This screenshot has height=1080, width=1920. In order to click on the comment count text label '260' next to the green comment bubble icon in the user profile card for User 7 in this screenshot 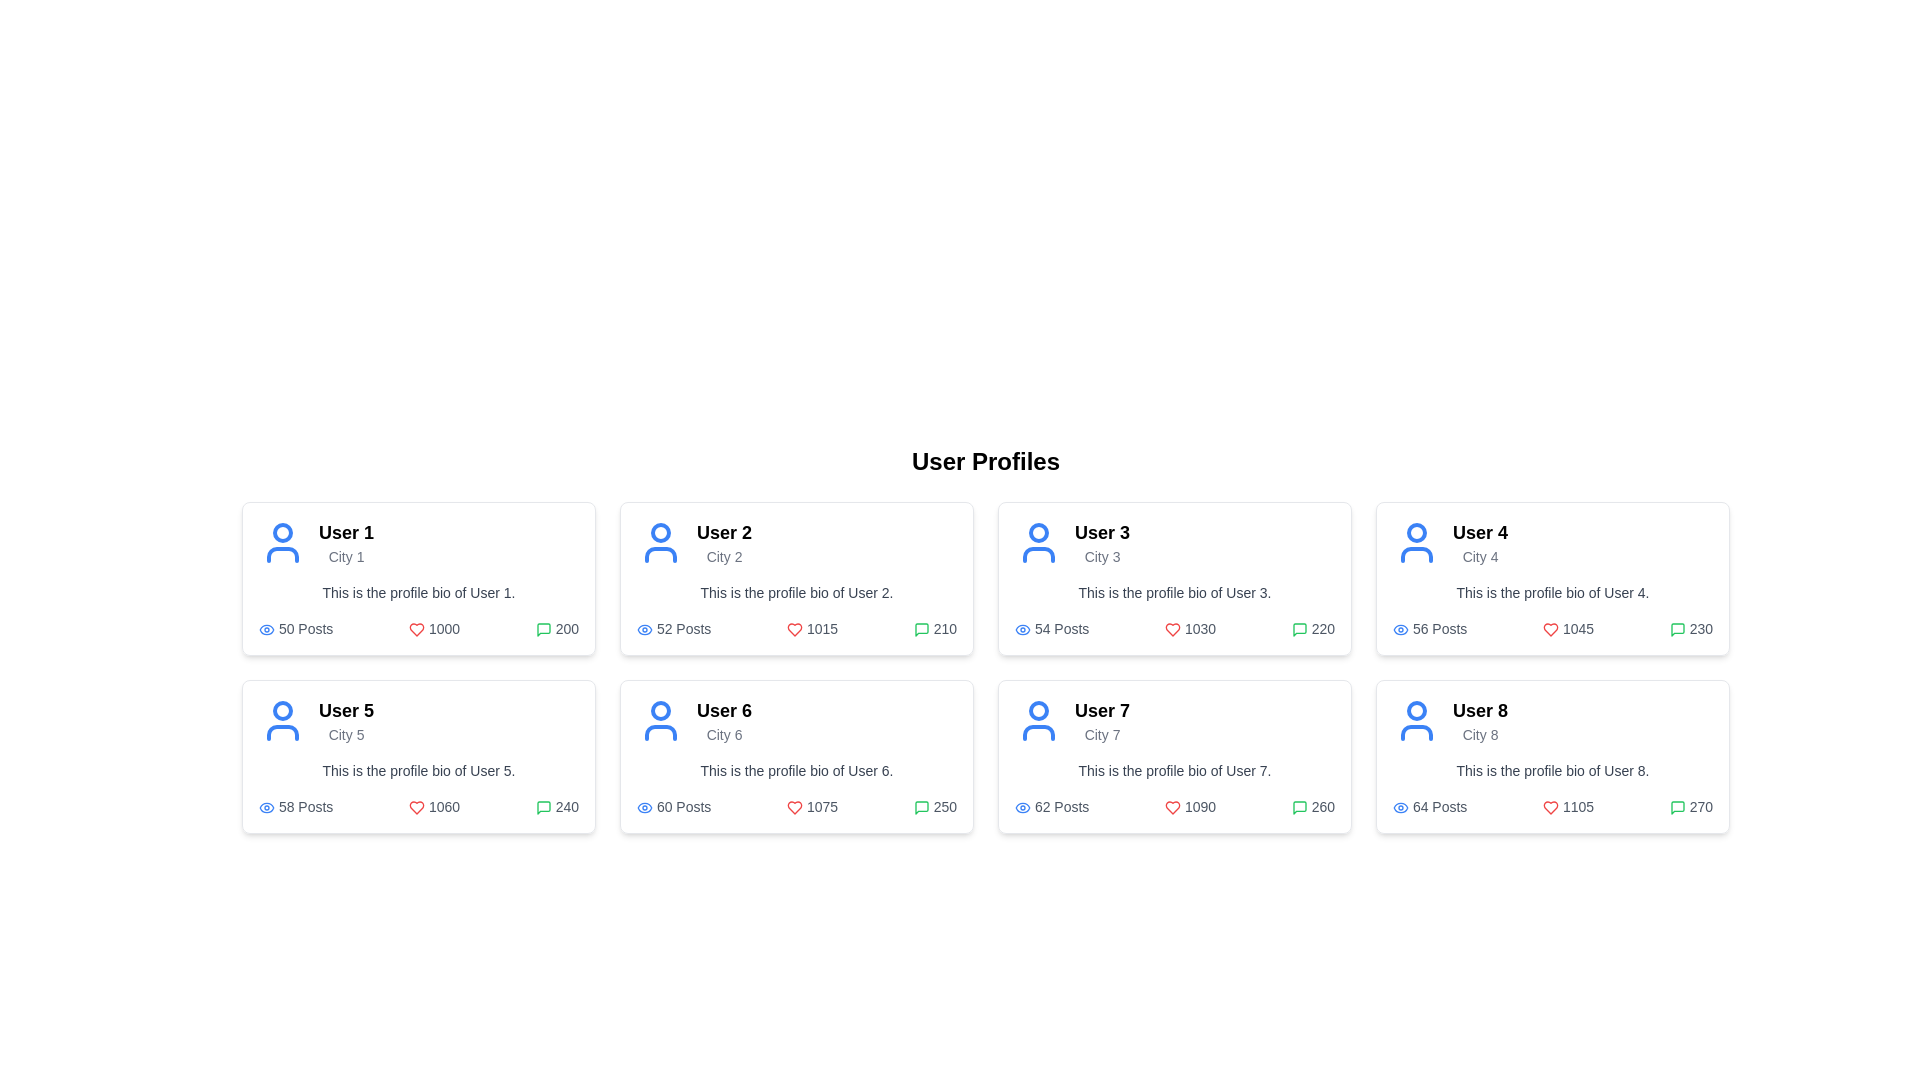, I will do `click(1313, 805)`.